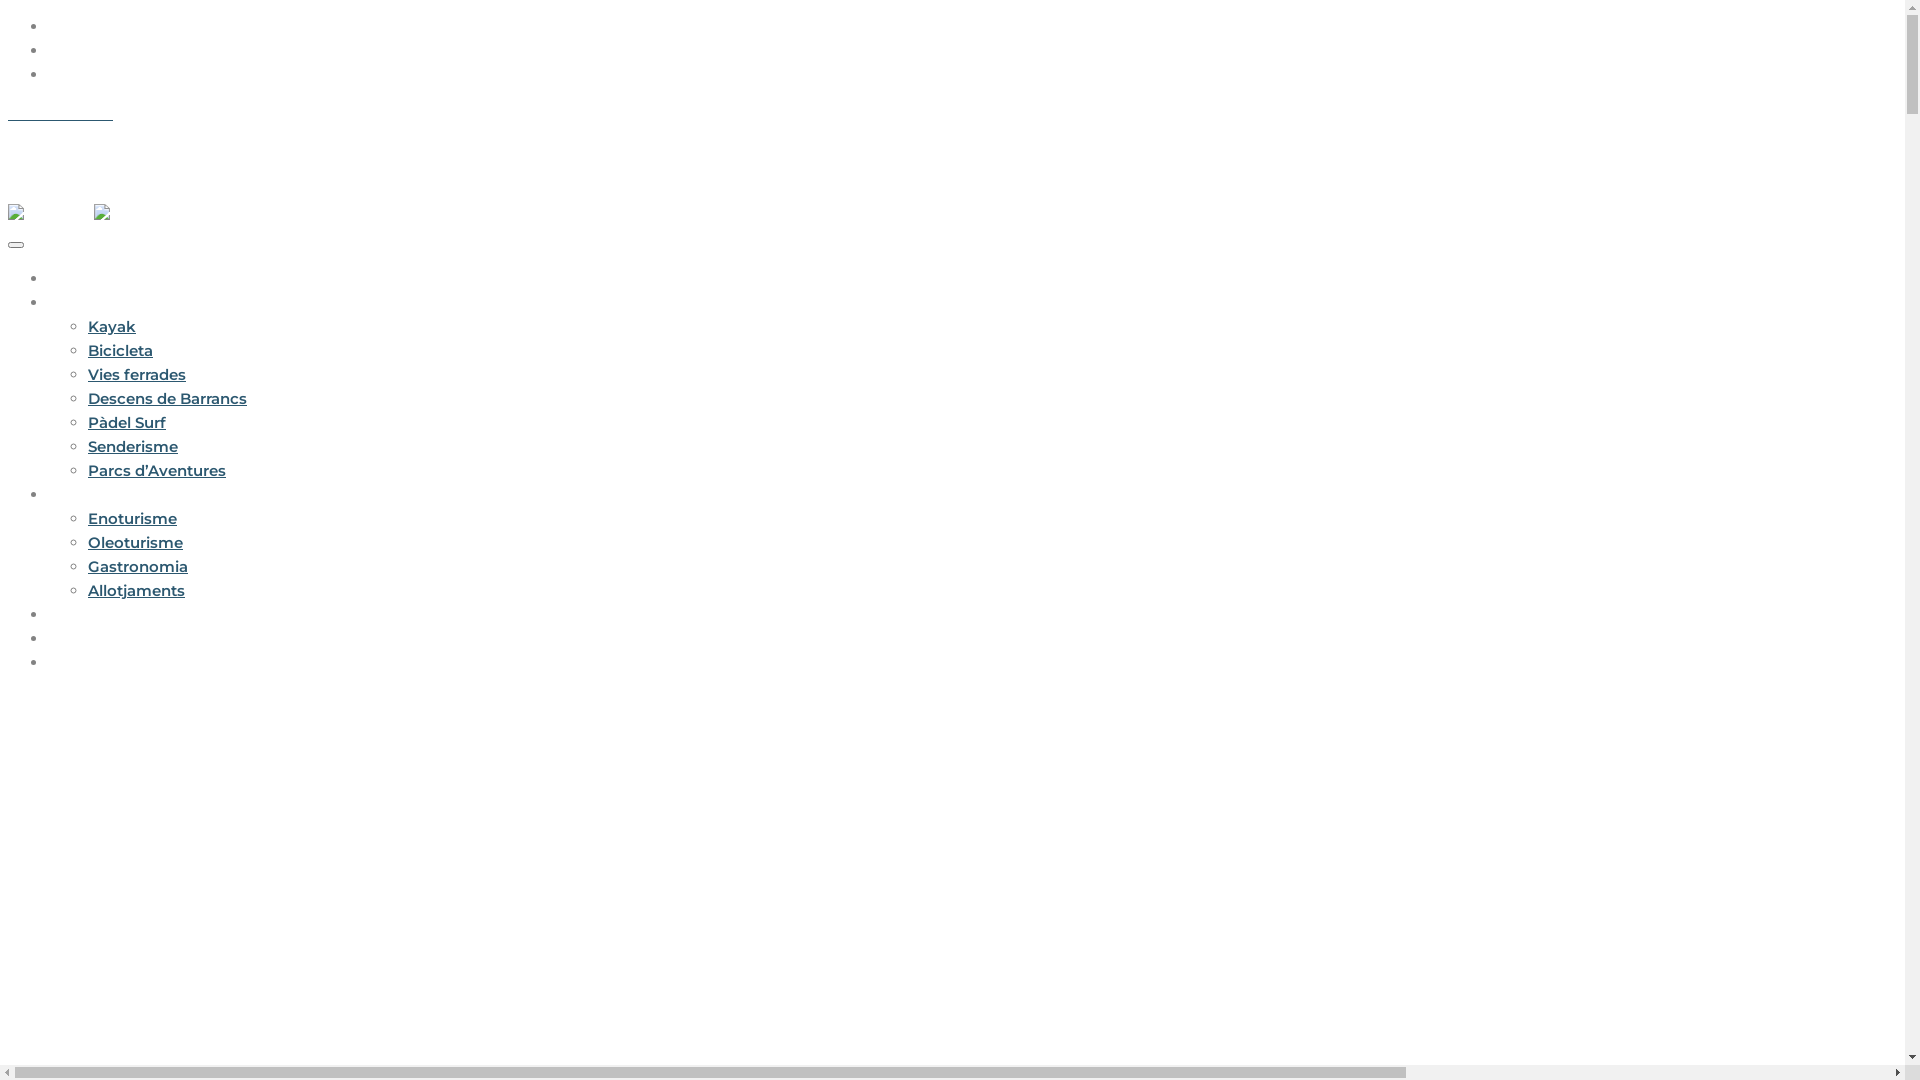  What do you see at coordinates (71, 613) in the screenshot?
I see `'Packs'` at bounding box center [71, 613].